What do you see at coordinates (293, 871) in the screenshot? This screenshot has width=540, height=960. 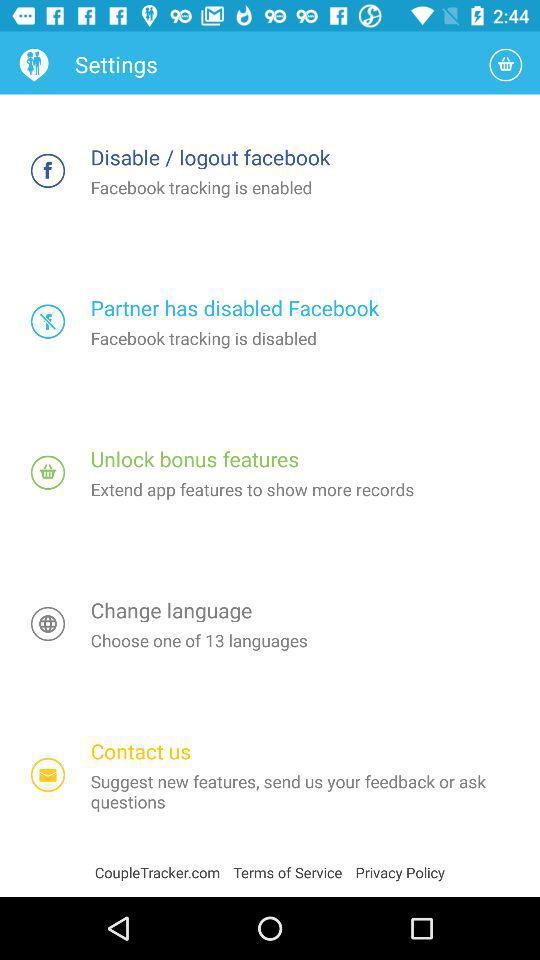 I see `the item below suggest new features icon` at bounding box center [293, 871].